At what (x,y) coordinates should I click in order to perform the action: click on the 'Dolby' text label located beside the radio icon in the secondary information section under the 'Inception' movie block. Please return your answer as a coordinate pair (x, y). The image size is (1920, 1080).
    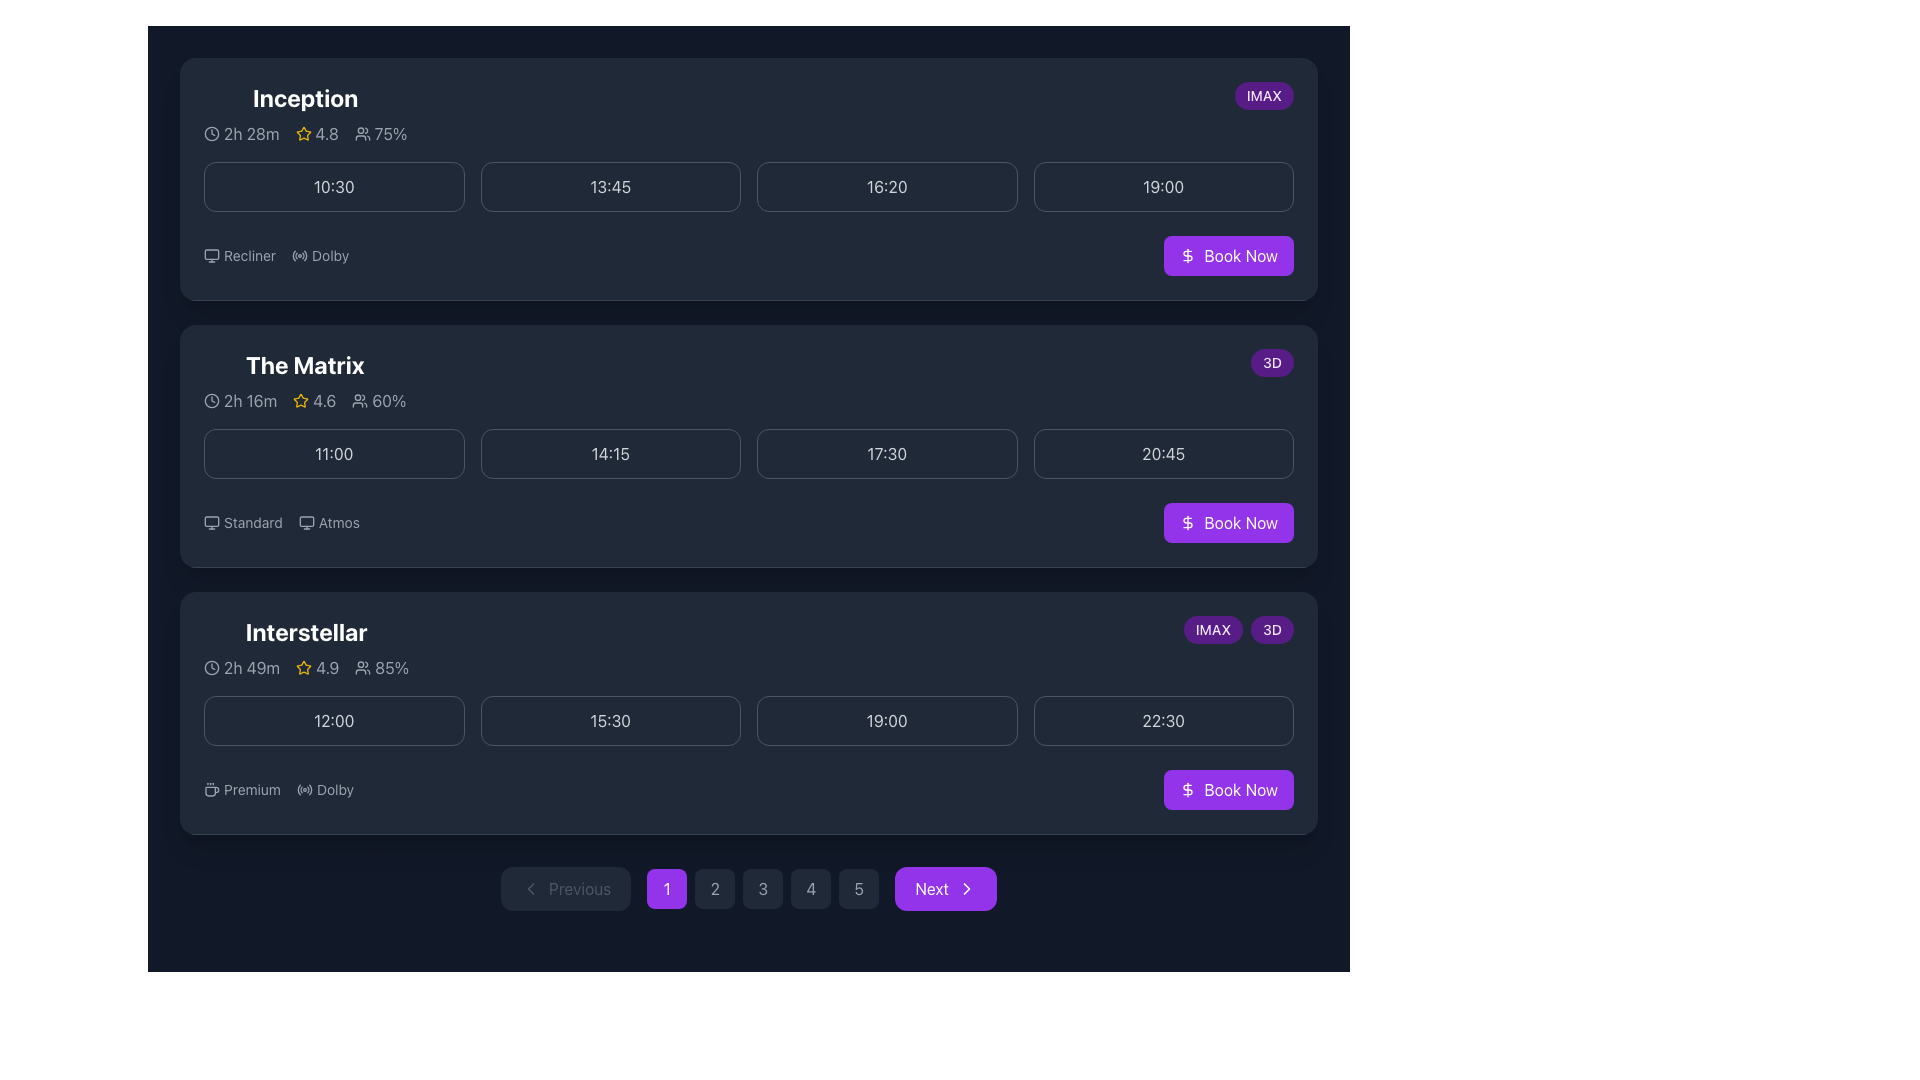
    Looking at the image, I should click on (330, 254).